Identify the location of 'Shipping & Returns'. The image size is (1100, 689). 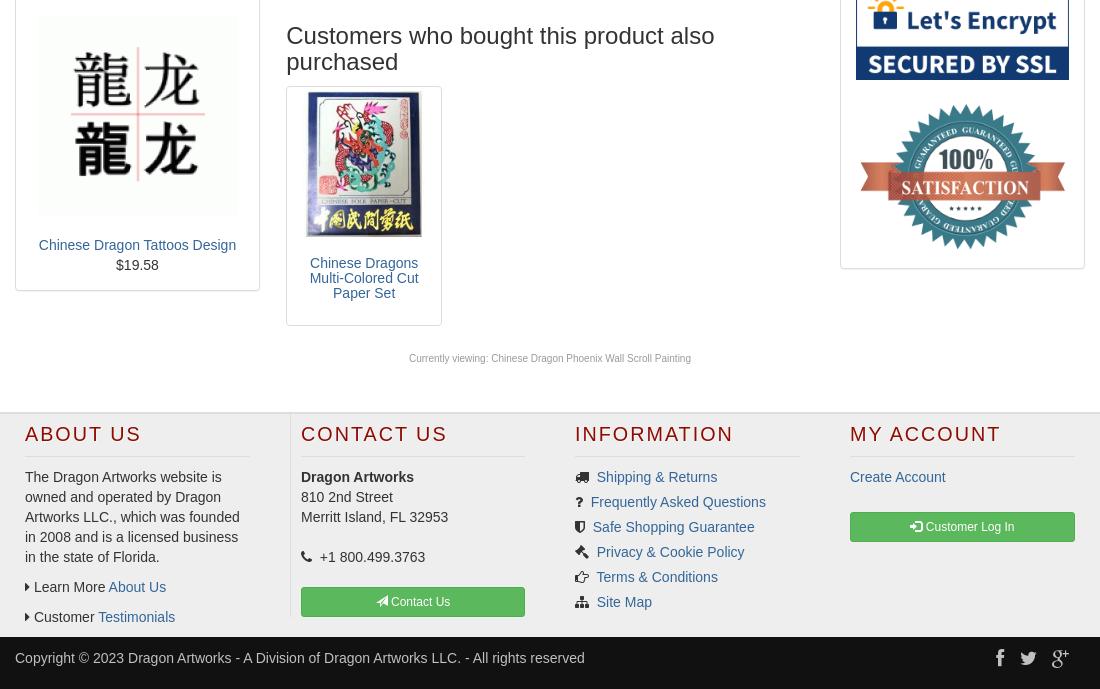
(656, 475).